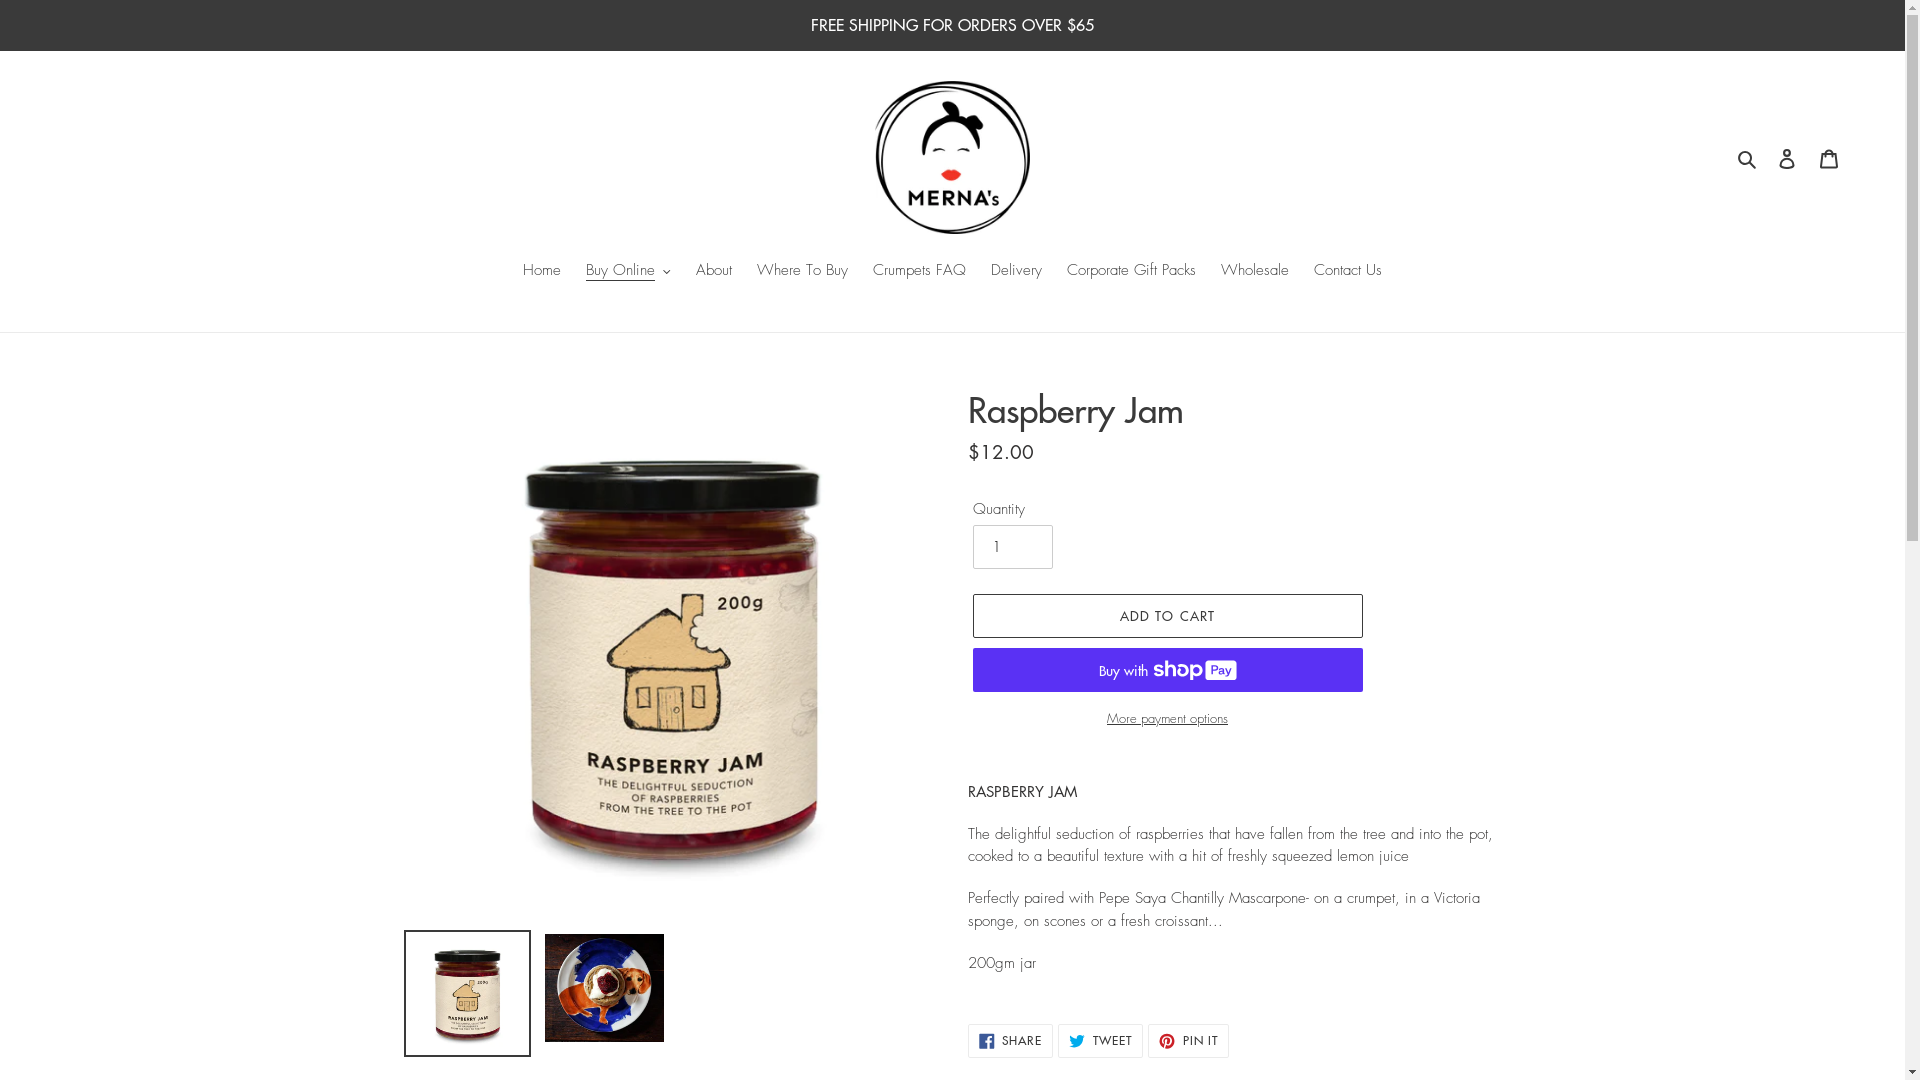 The width and height of the screenshot is (1920, 1080). I want to click on 'Contact Us', so click(1348, 272).